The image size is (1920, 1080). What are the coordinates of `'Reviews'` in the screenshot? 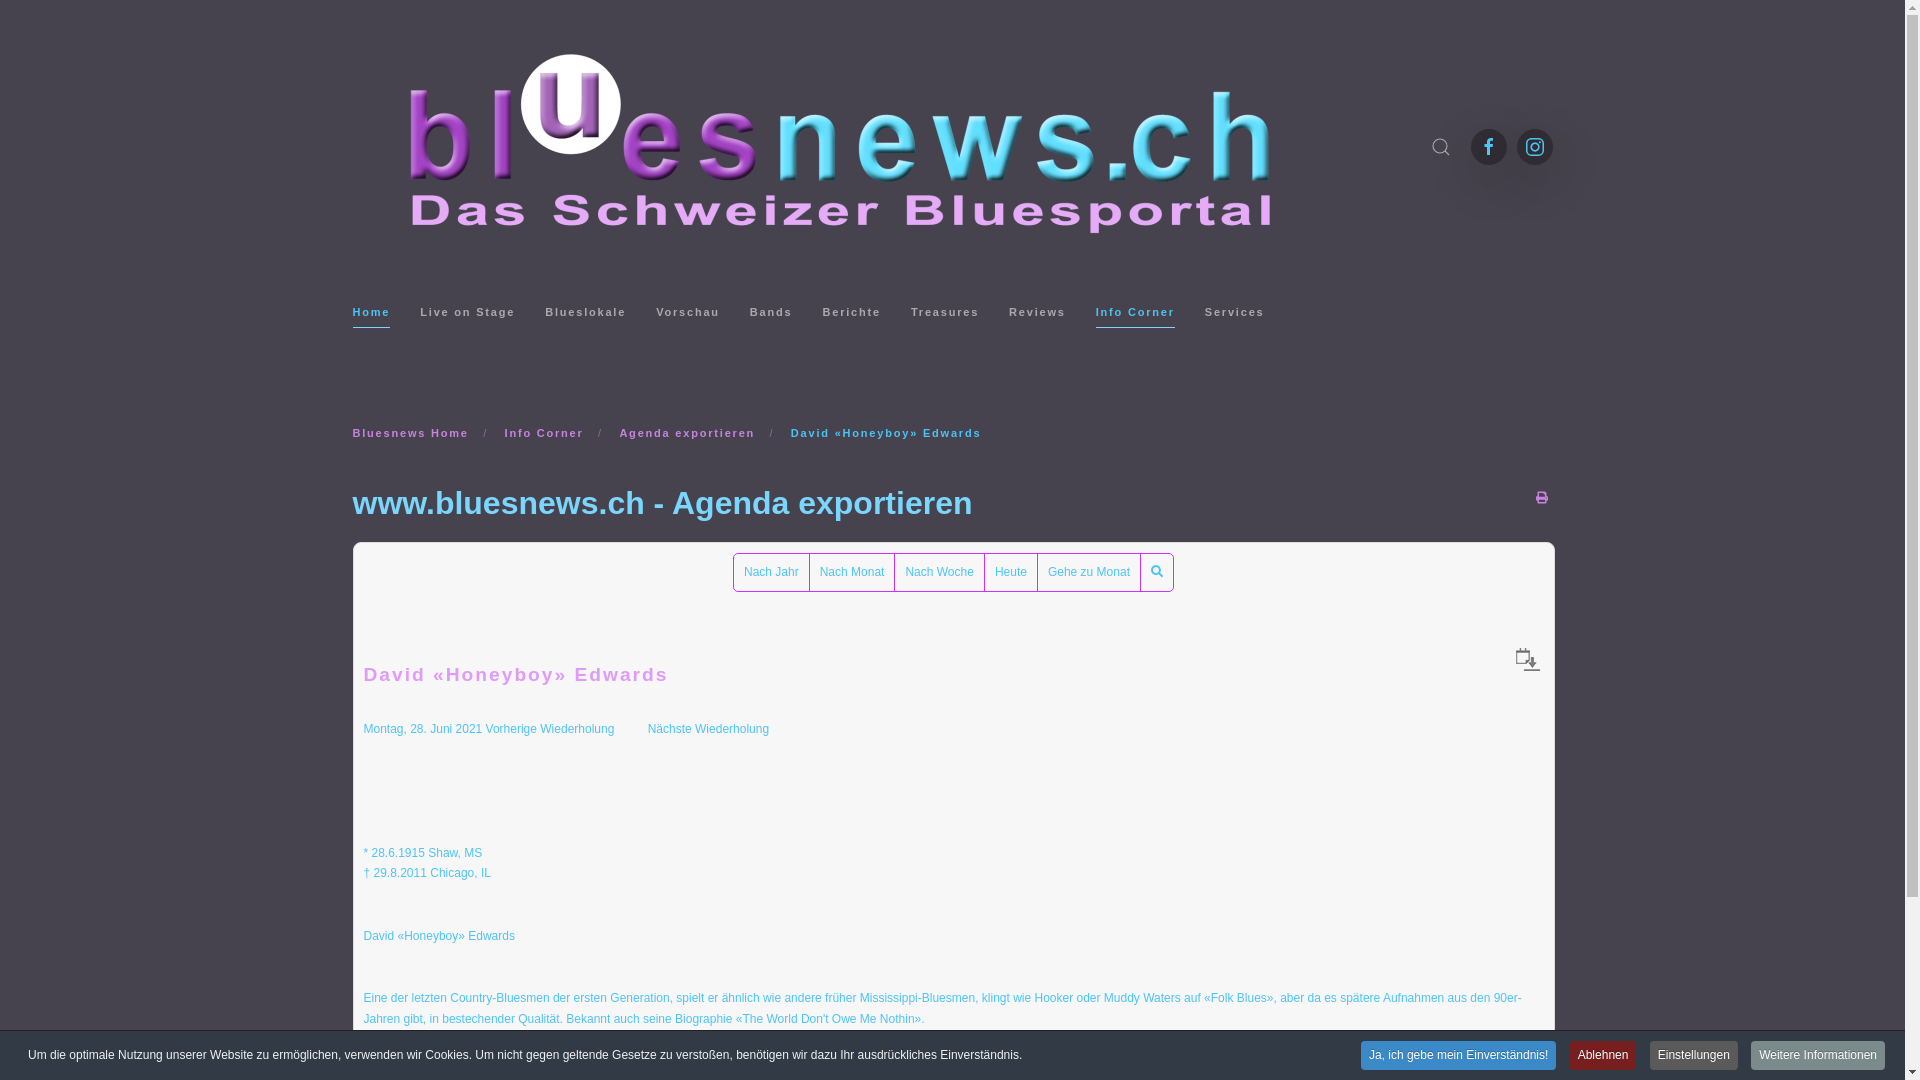 It's located at (1037, 312).